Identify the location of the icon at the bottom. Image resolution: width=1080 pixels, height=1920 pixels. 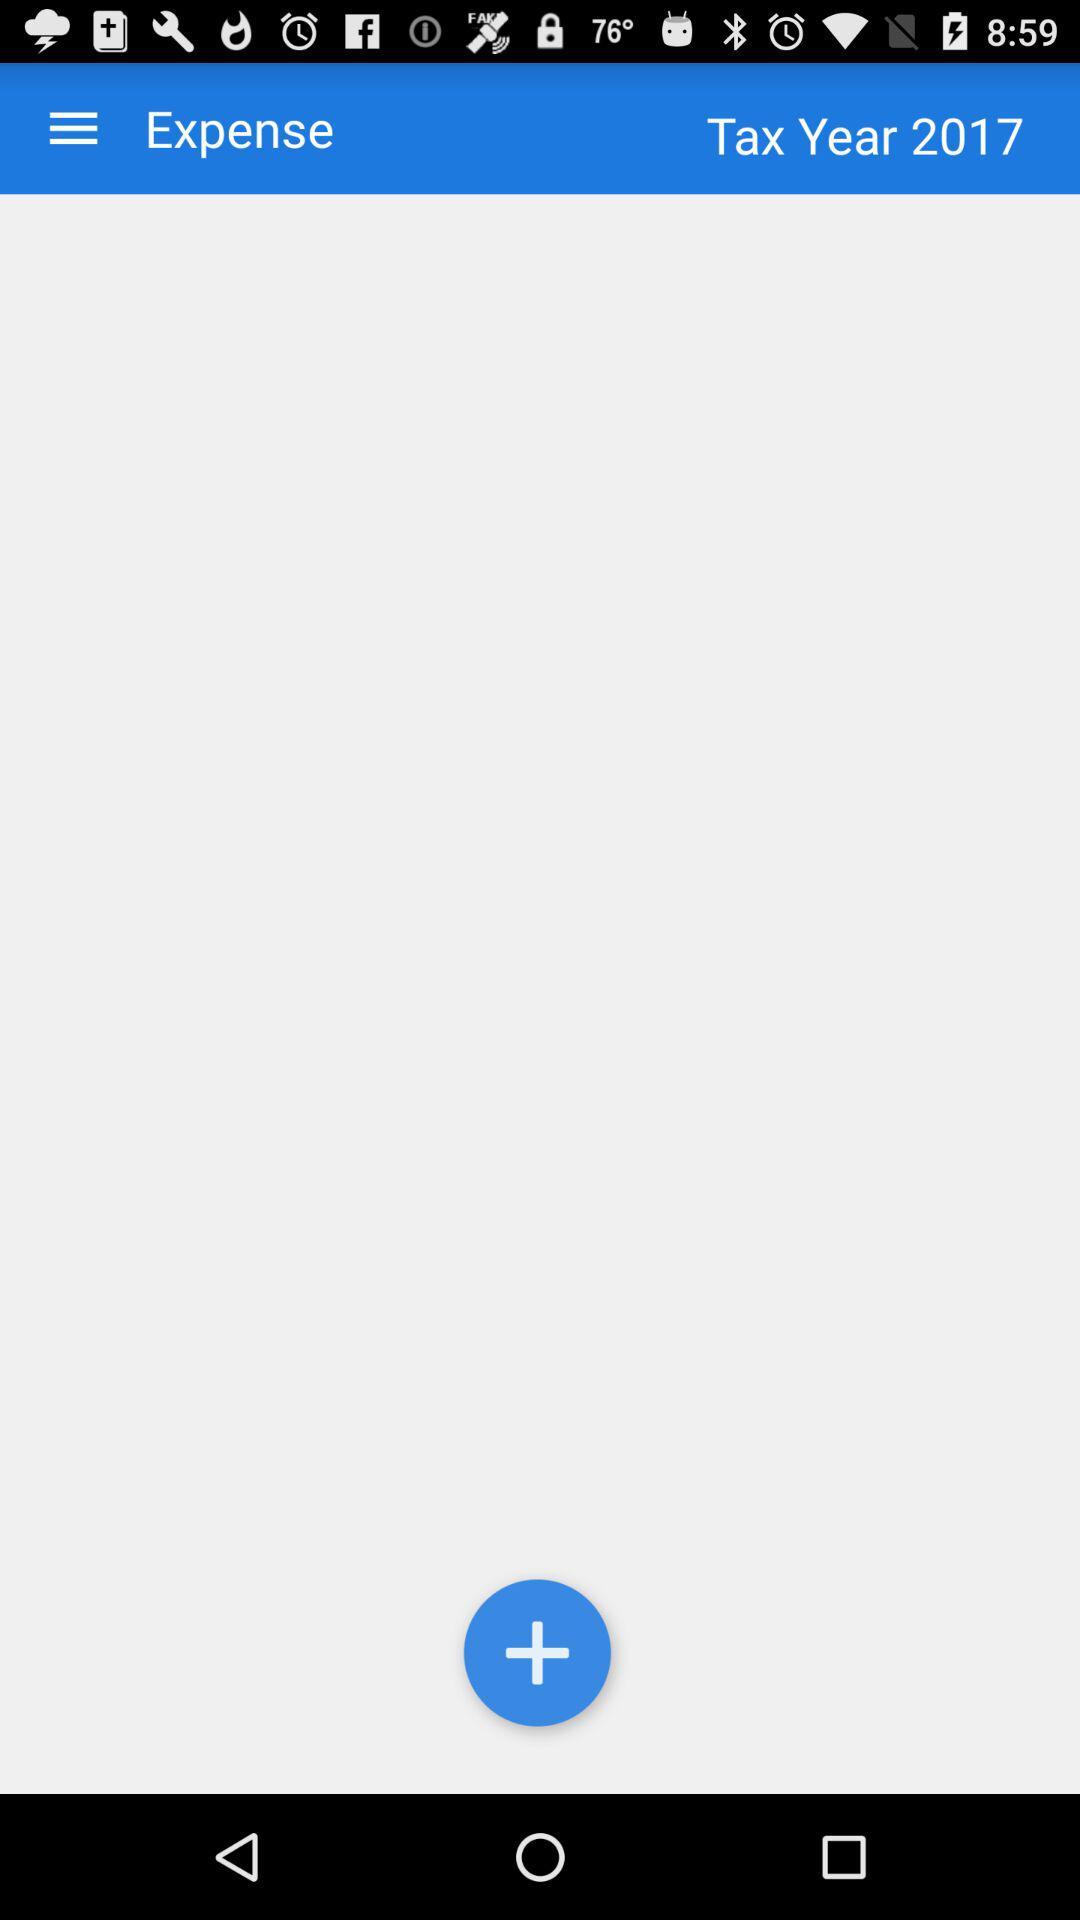
(540, 1657).